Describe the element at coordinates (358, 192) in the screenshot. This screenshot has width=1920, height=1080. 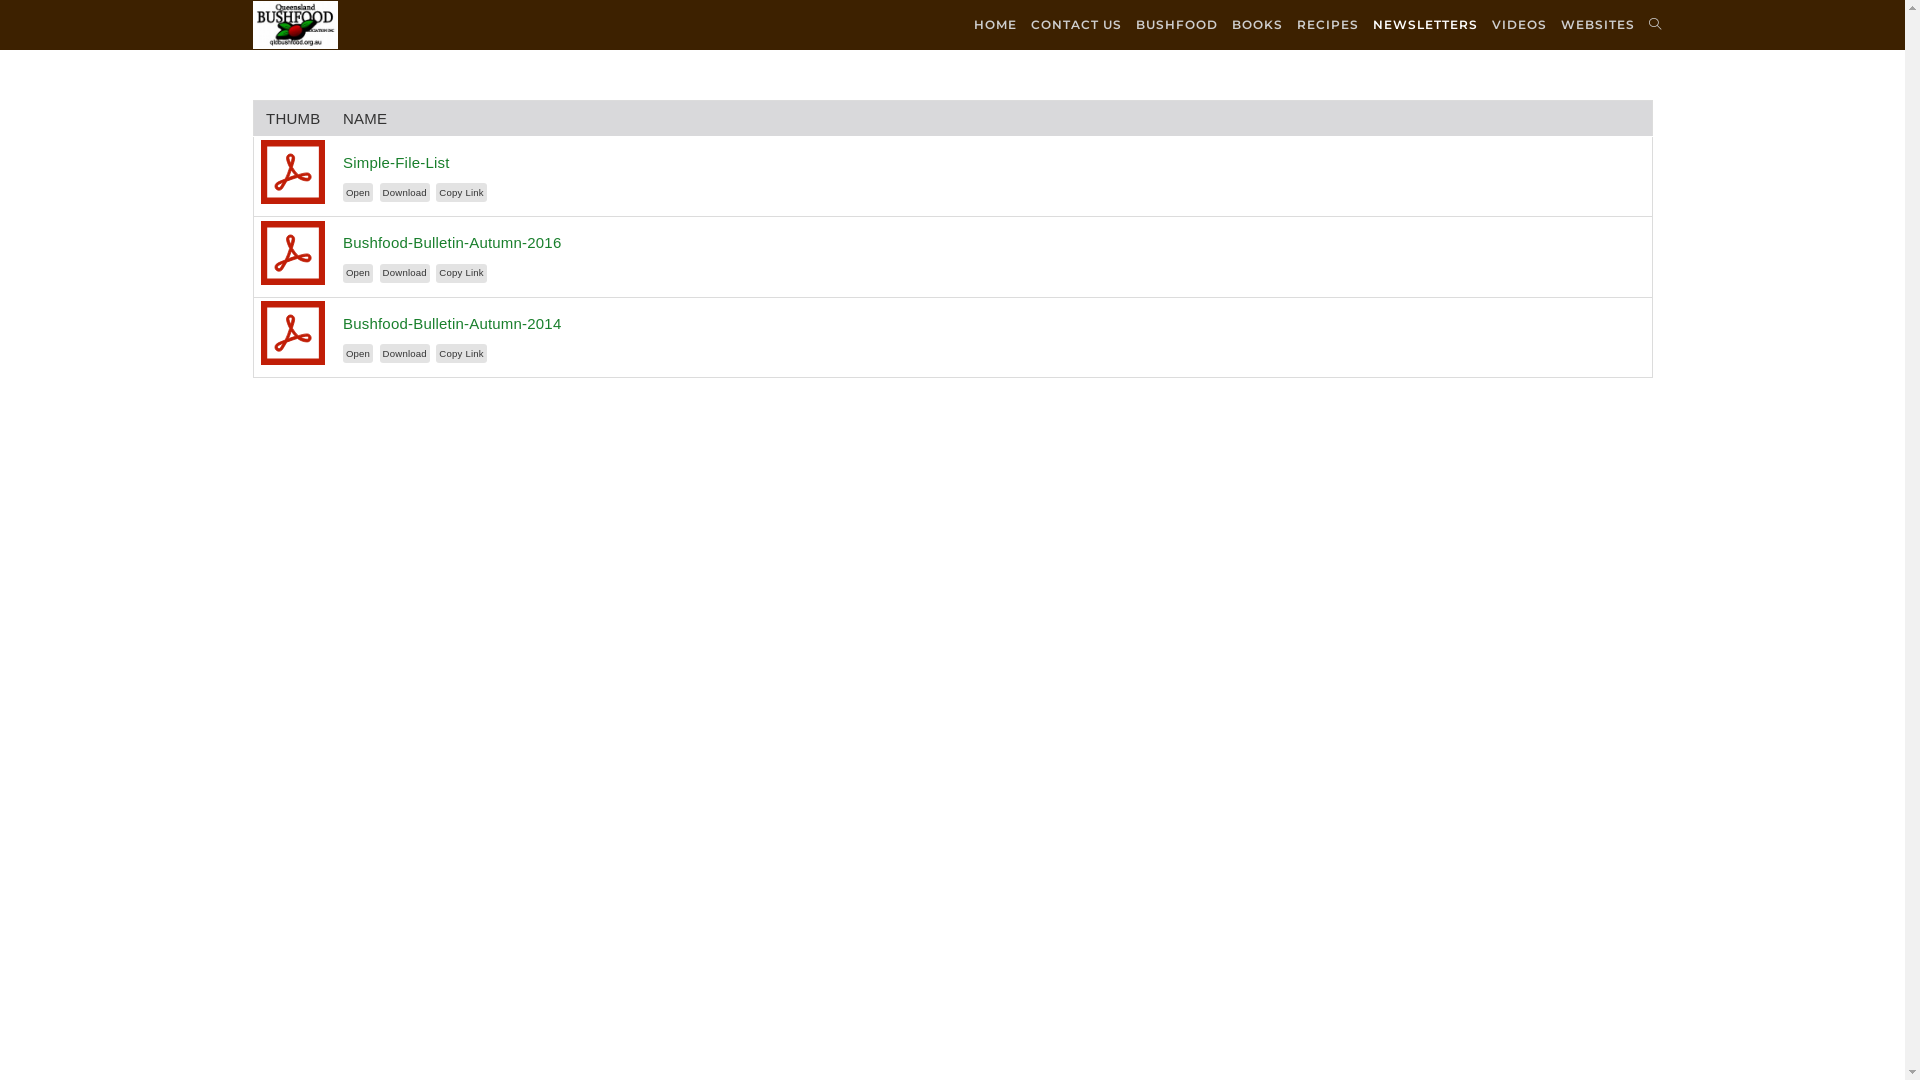
I see `'Open'` at that location.